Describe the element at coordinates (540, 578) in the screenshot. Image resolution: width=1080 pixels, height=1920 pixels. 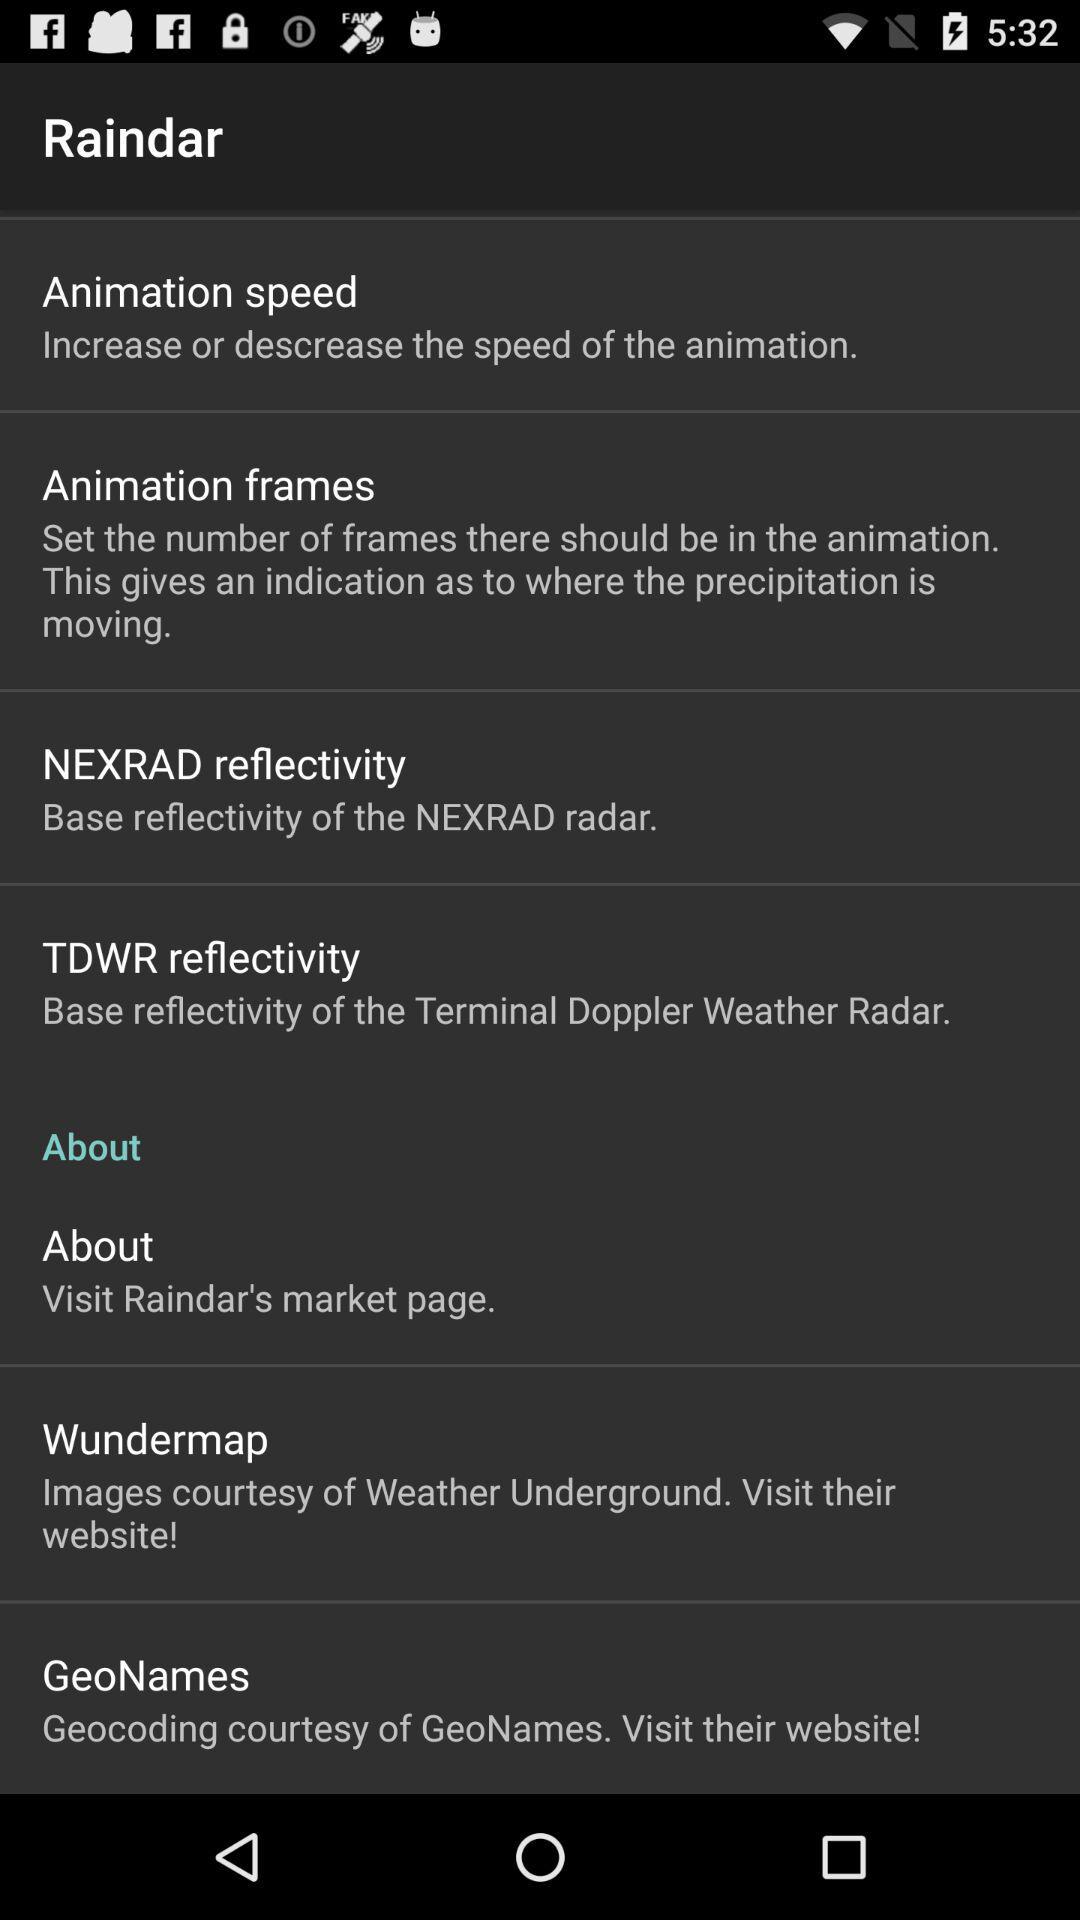
I see `item below animation frames` at that location.